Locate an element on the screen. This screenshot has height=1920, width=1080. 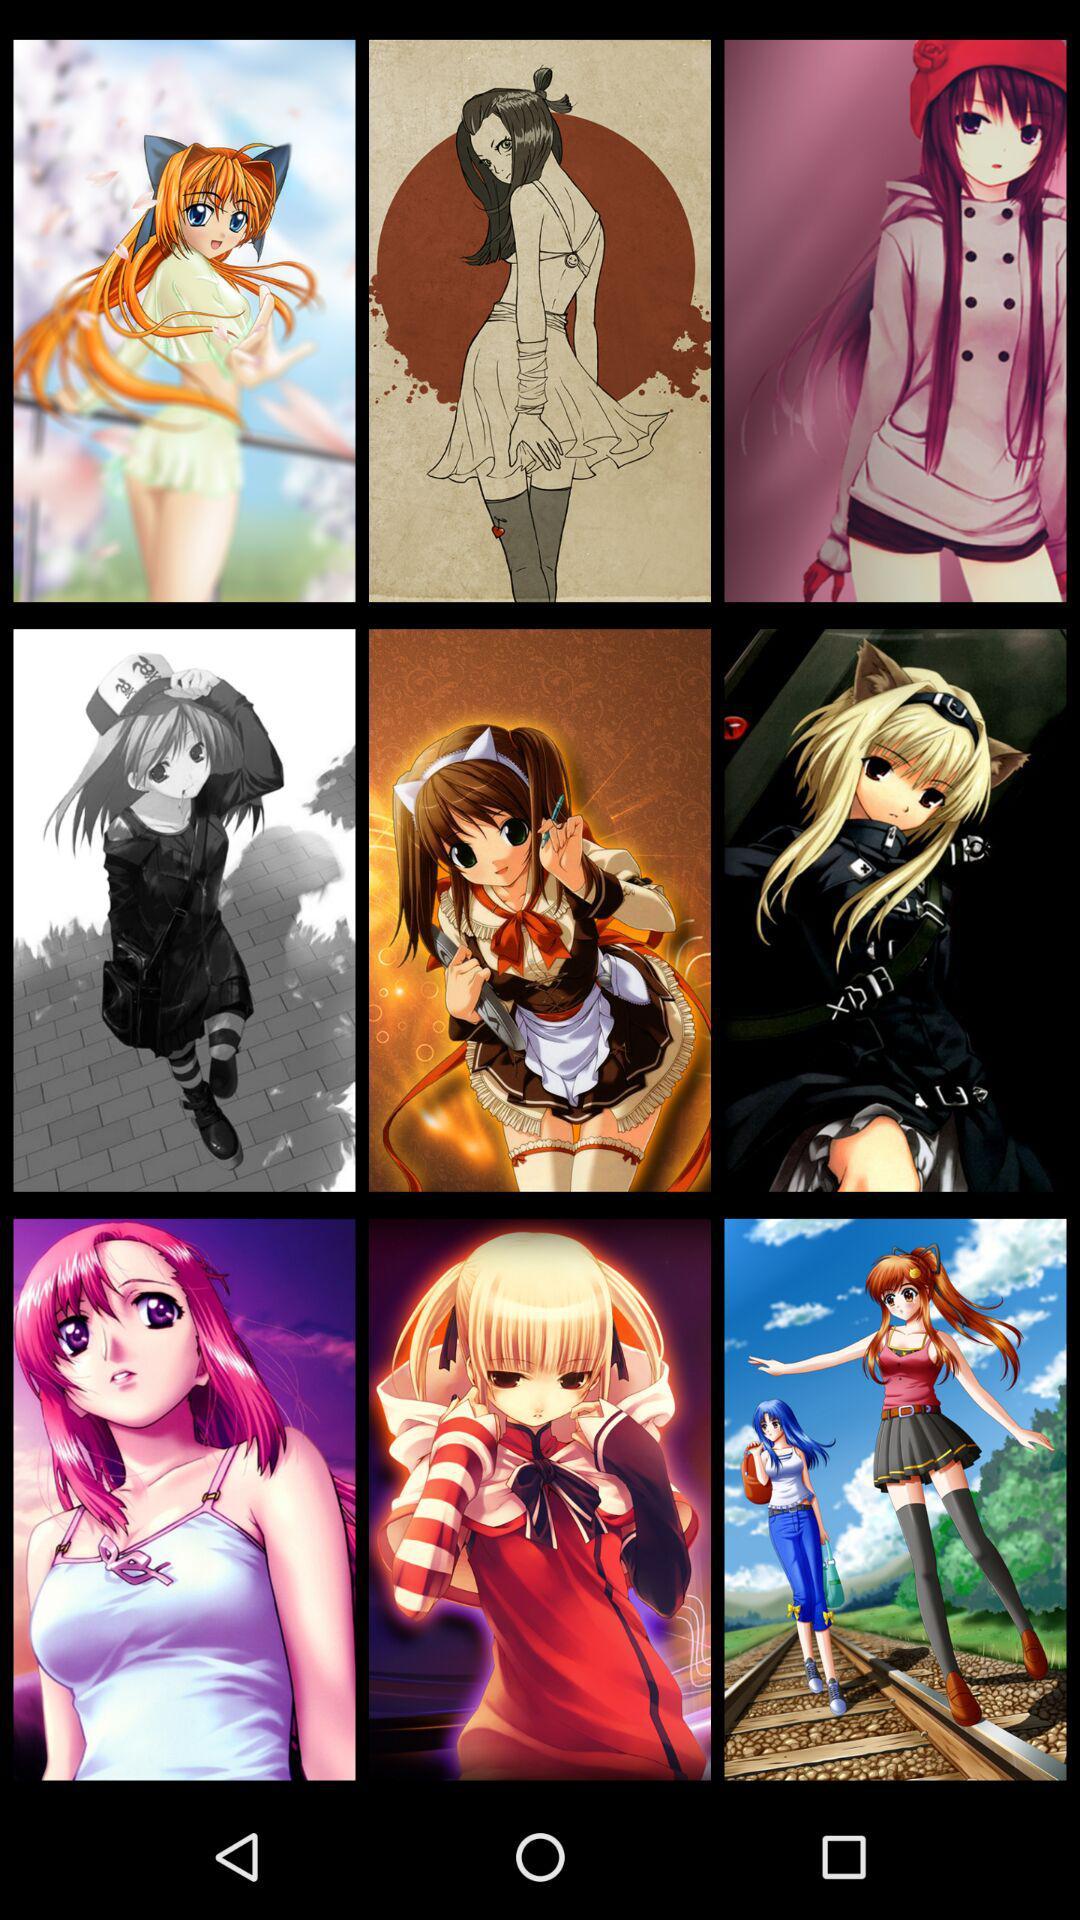
the icon at the bottom left corner is located at coordinates (184, 1499).